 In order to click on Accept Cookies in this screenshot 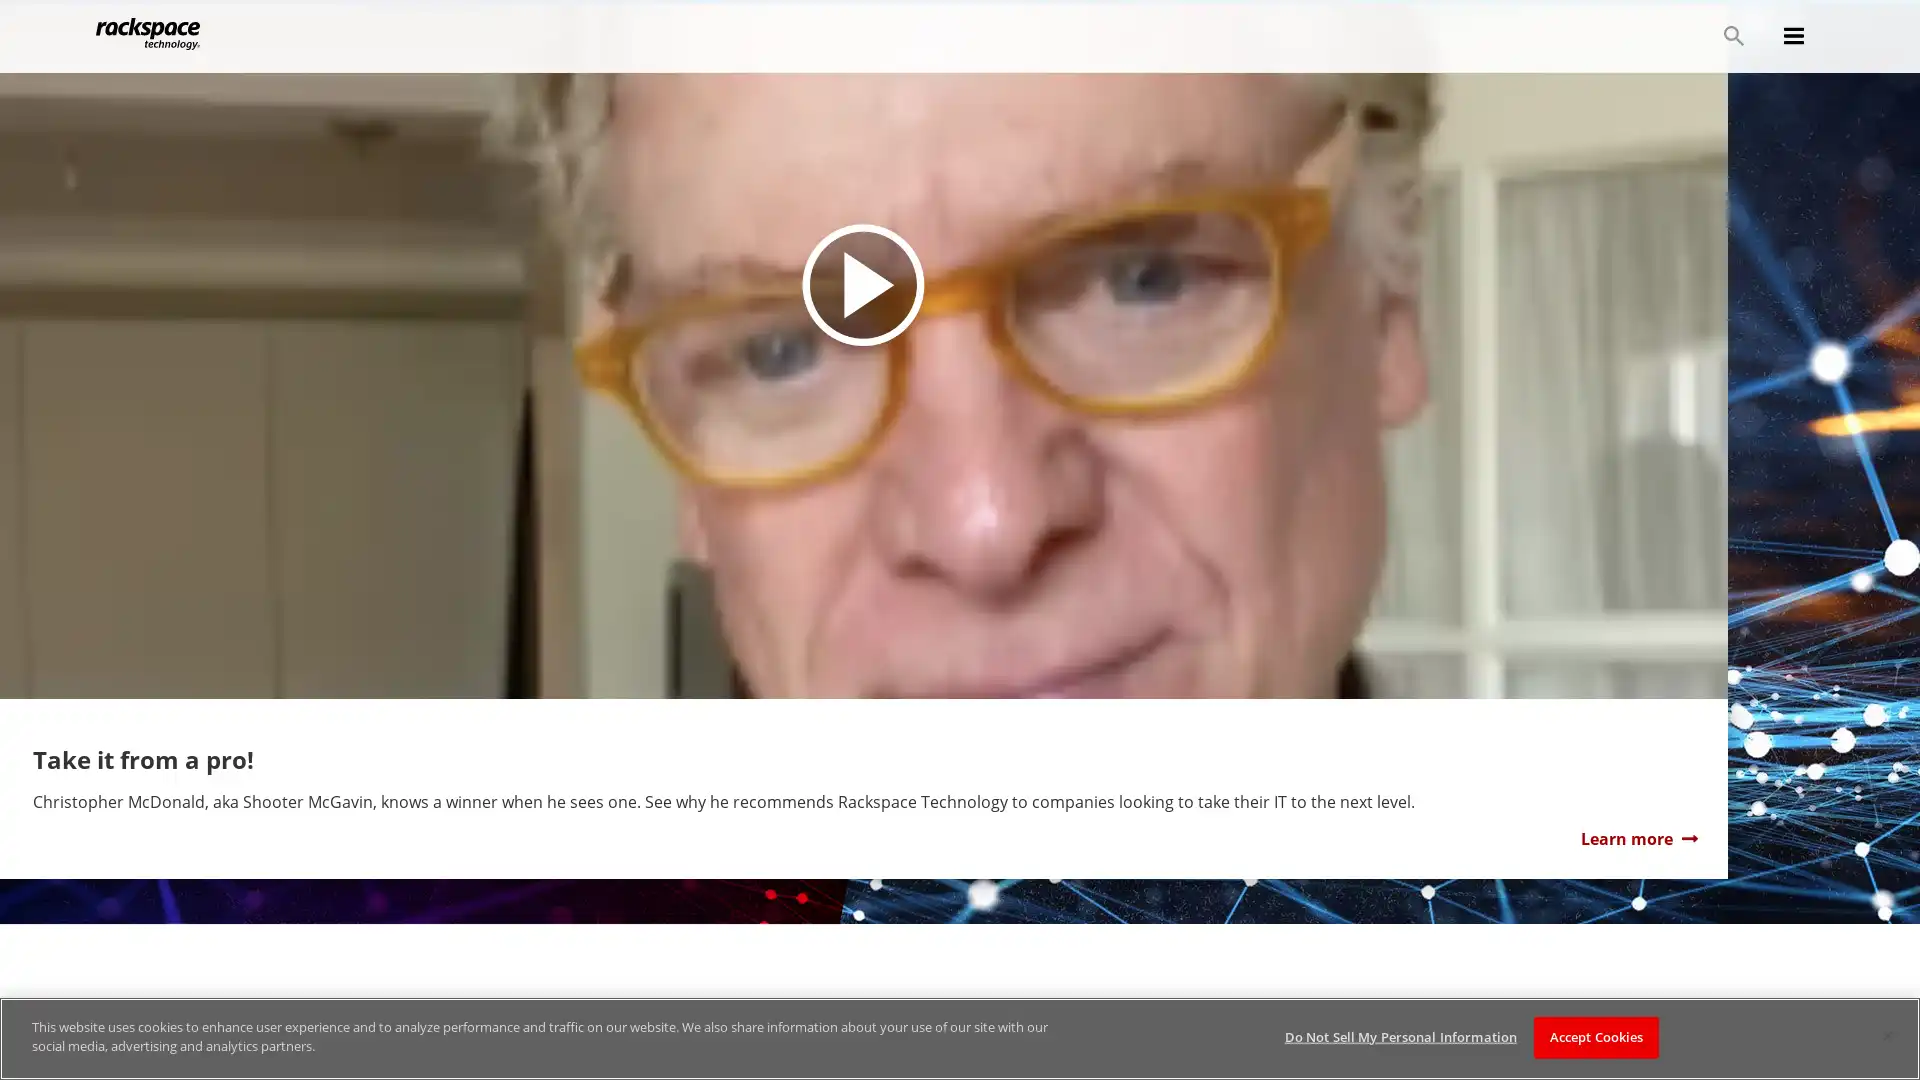, I will do `click(1595, 1036)`.